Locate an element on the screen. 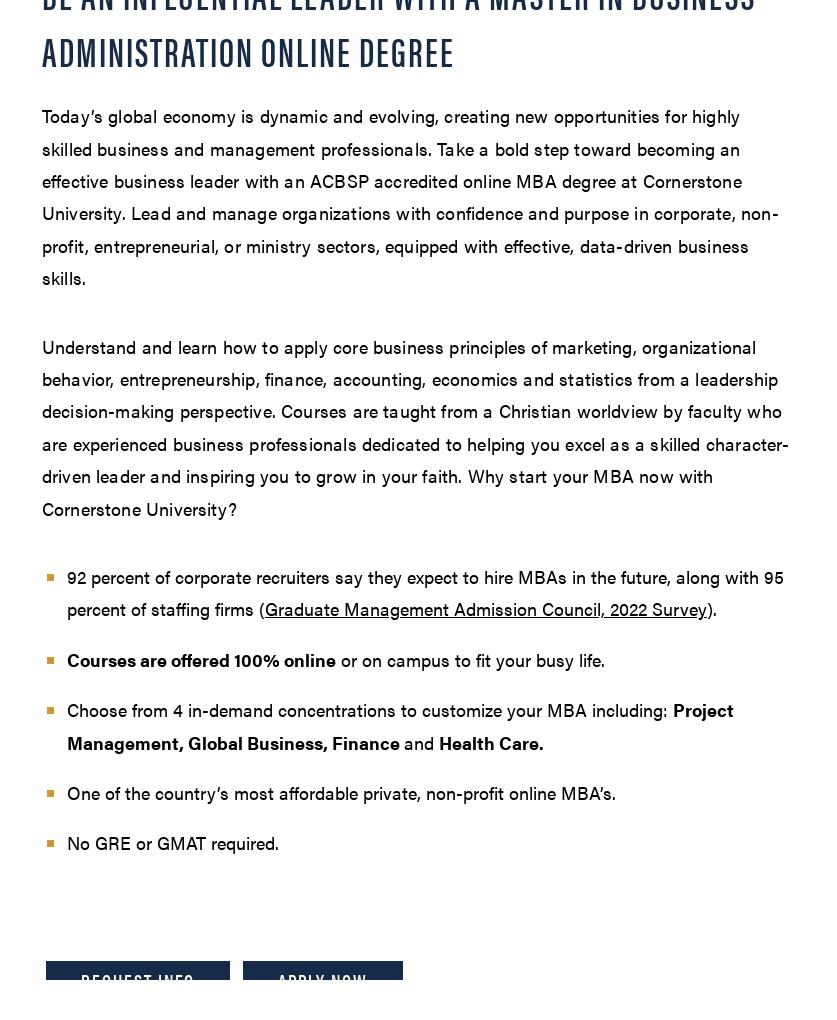  '92 percent of corporate recruiters say they expect to hire MBAs in the future, along with 95 percent of staffing firms (' is located at coordinates (66, 592).